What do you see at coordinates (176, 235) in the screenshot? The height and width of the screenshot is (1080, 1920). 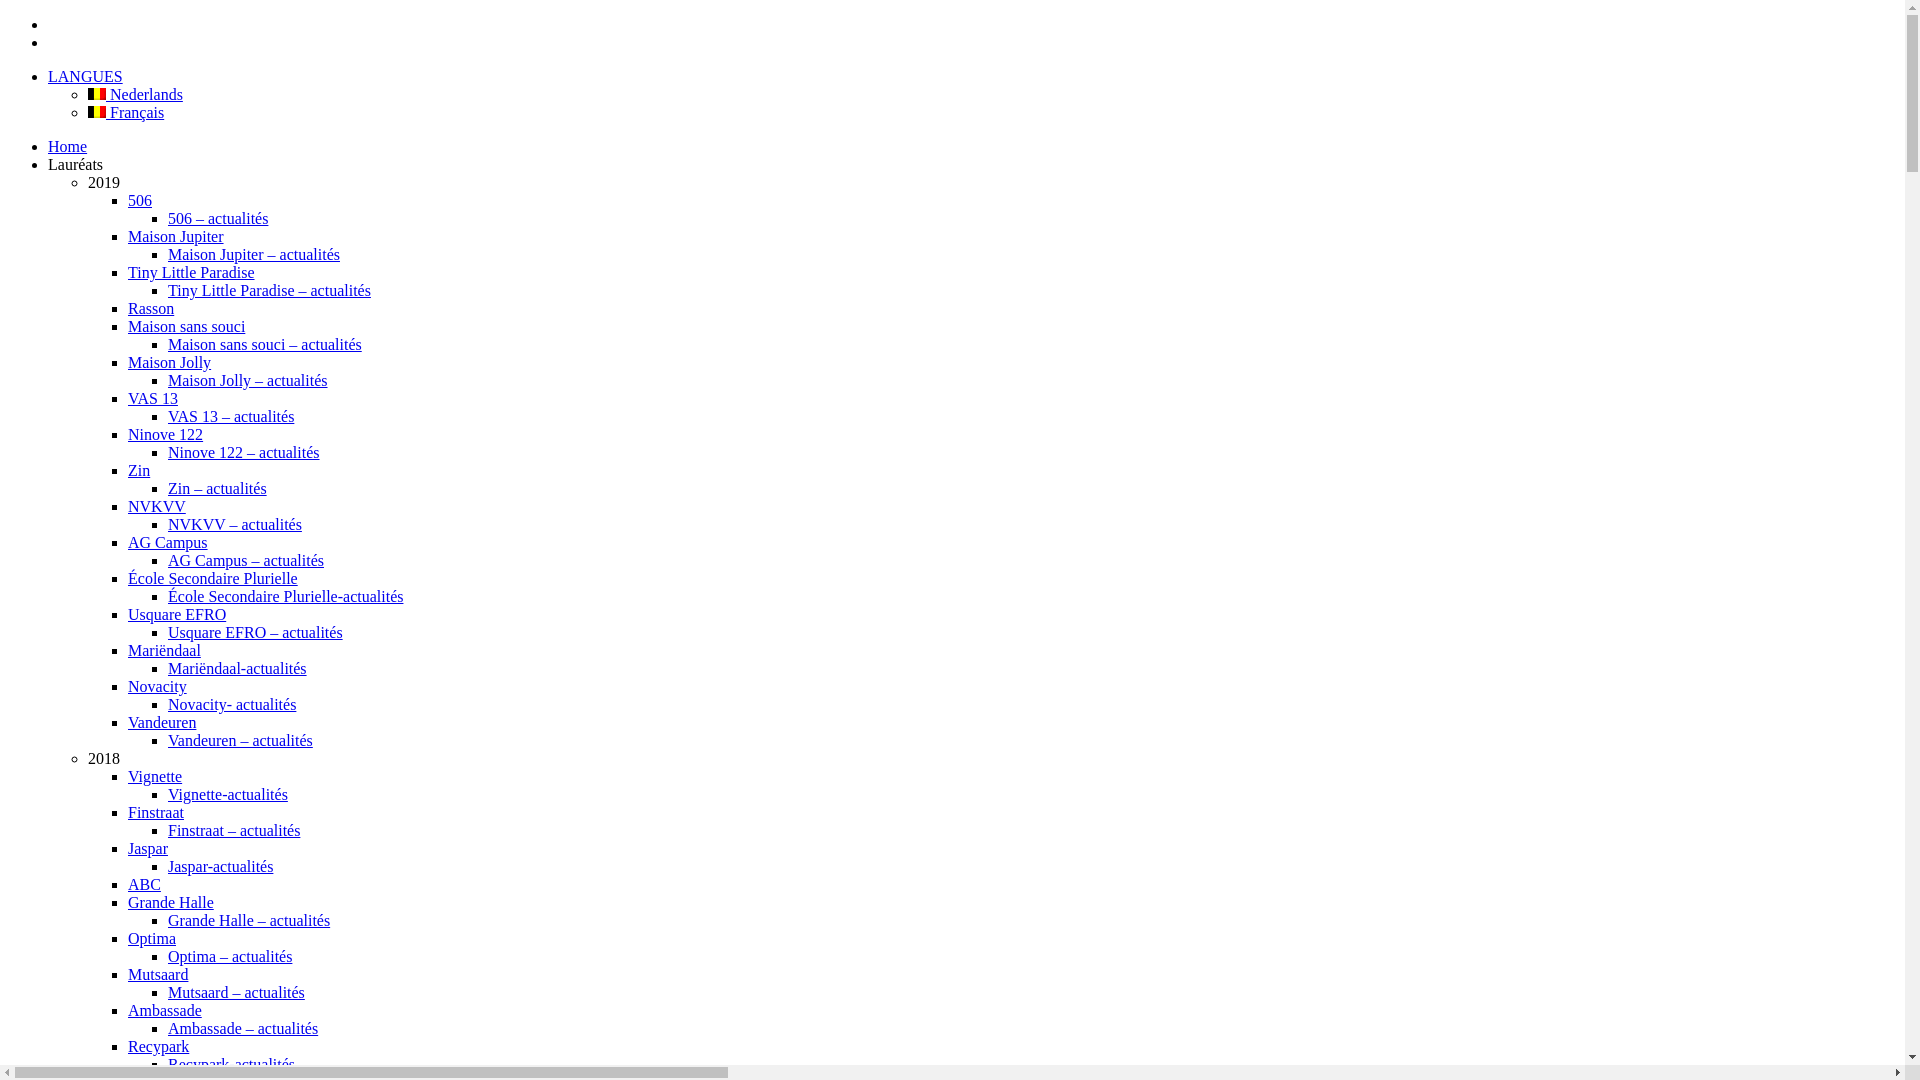 I see `'Maison Jupiter'` at bounding box center [176, 235].